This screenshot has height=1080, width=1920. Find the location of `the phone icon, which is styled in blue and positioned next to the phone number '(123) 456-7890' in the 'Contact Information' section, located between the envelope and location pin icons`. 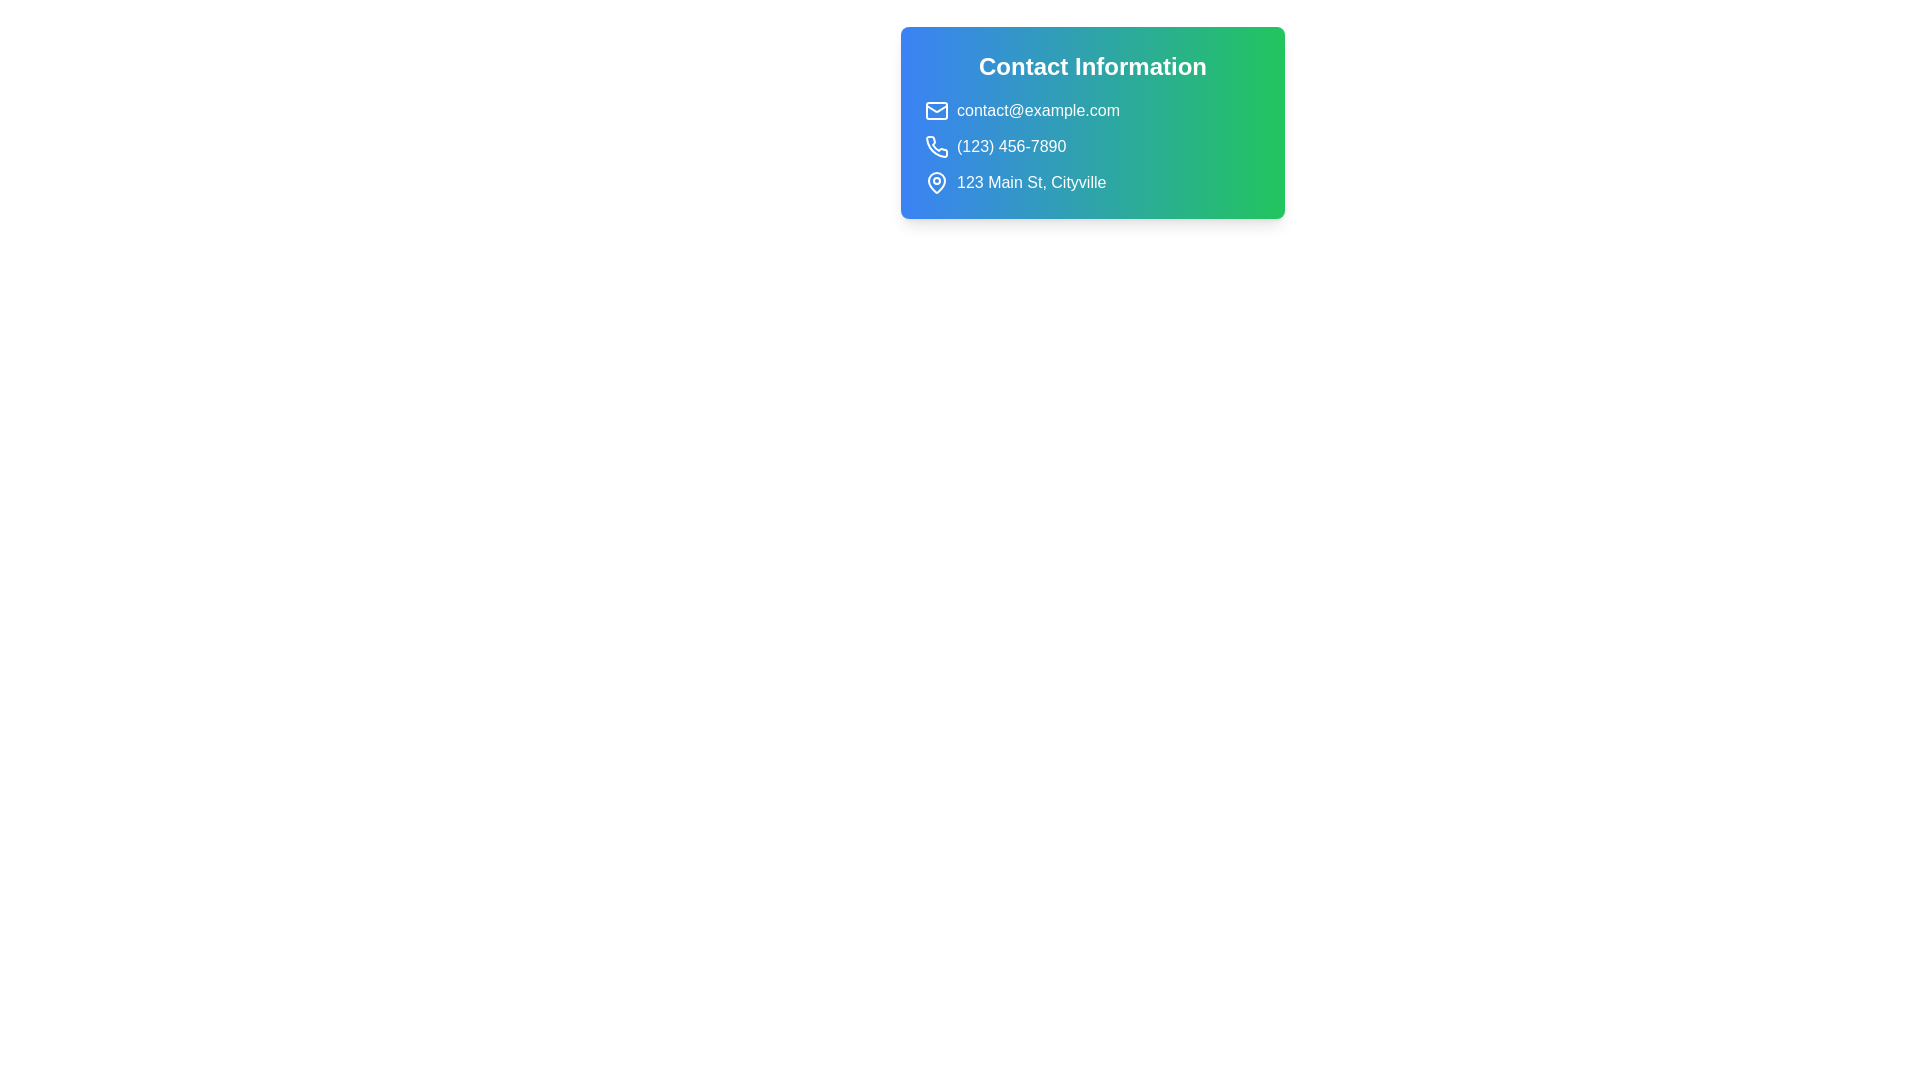

the phone icon, which is styled in blue and positioned next to the phone number '(123) 456-7890' in the 'Contact Information' section, located between the envelope and location pin icons is located at coordinates (936, 145).